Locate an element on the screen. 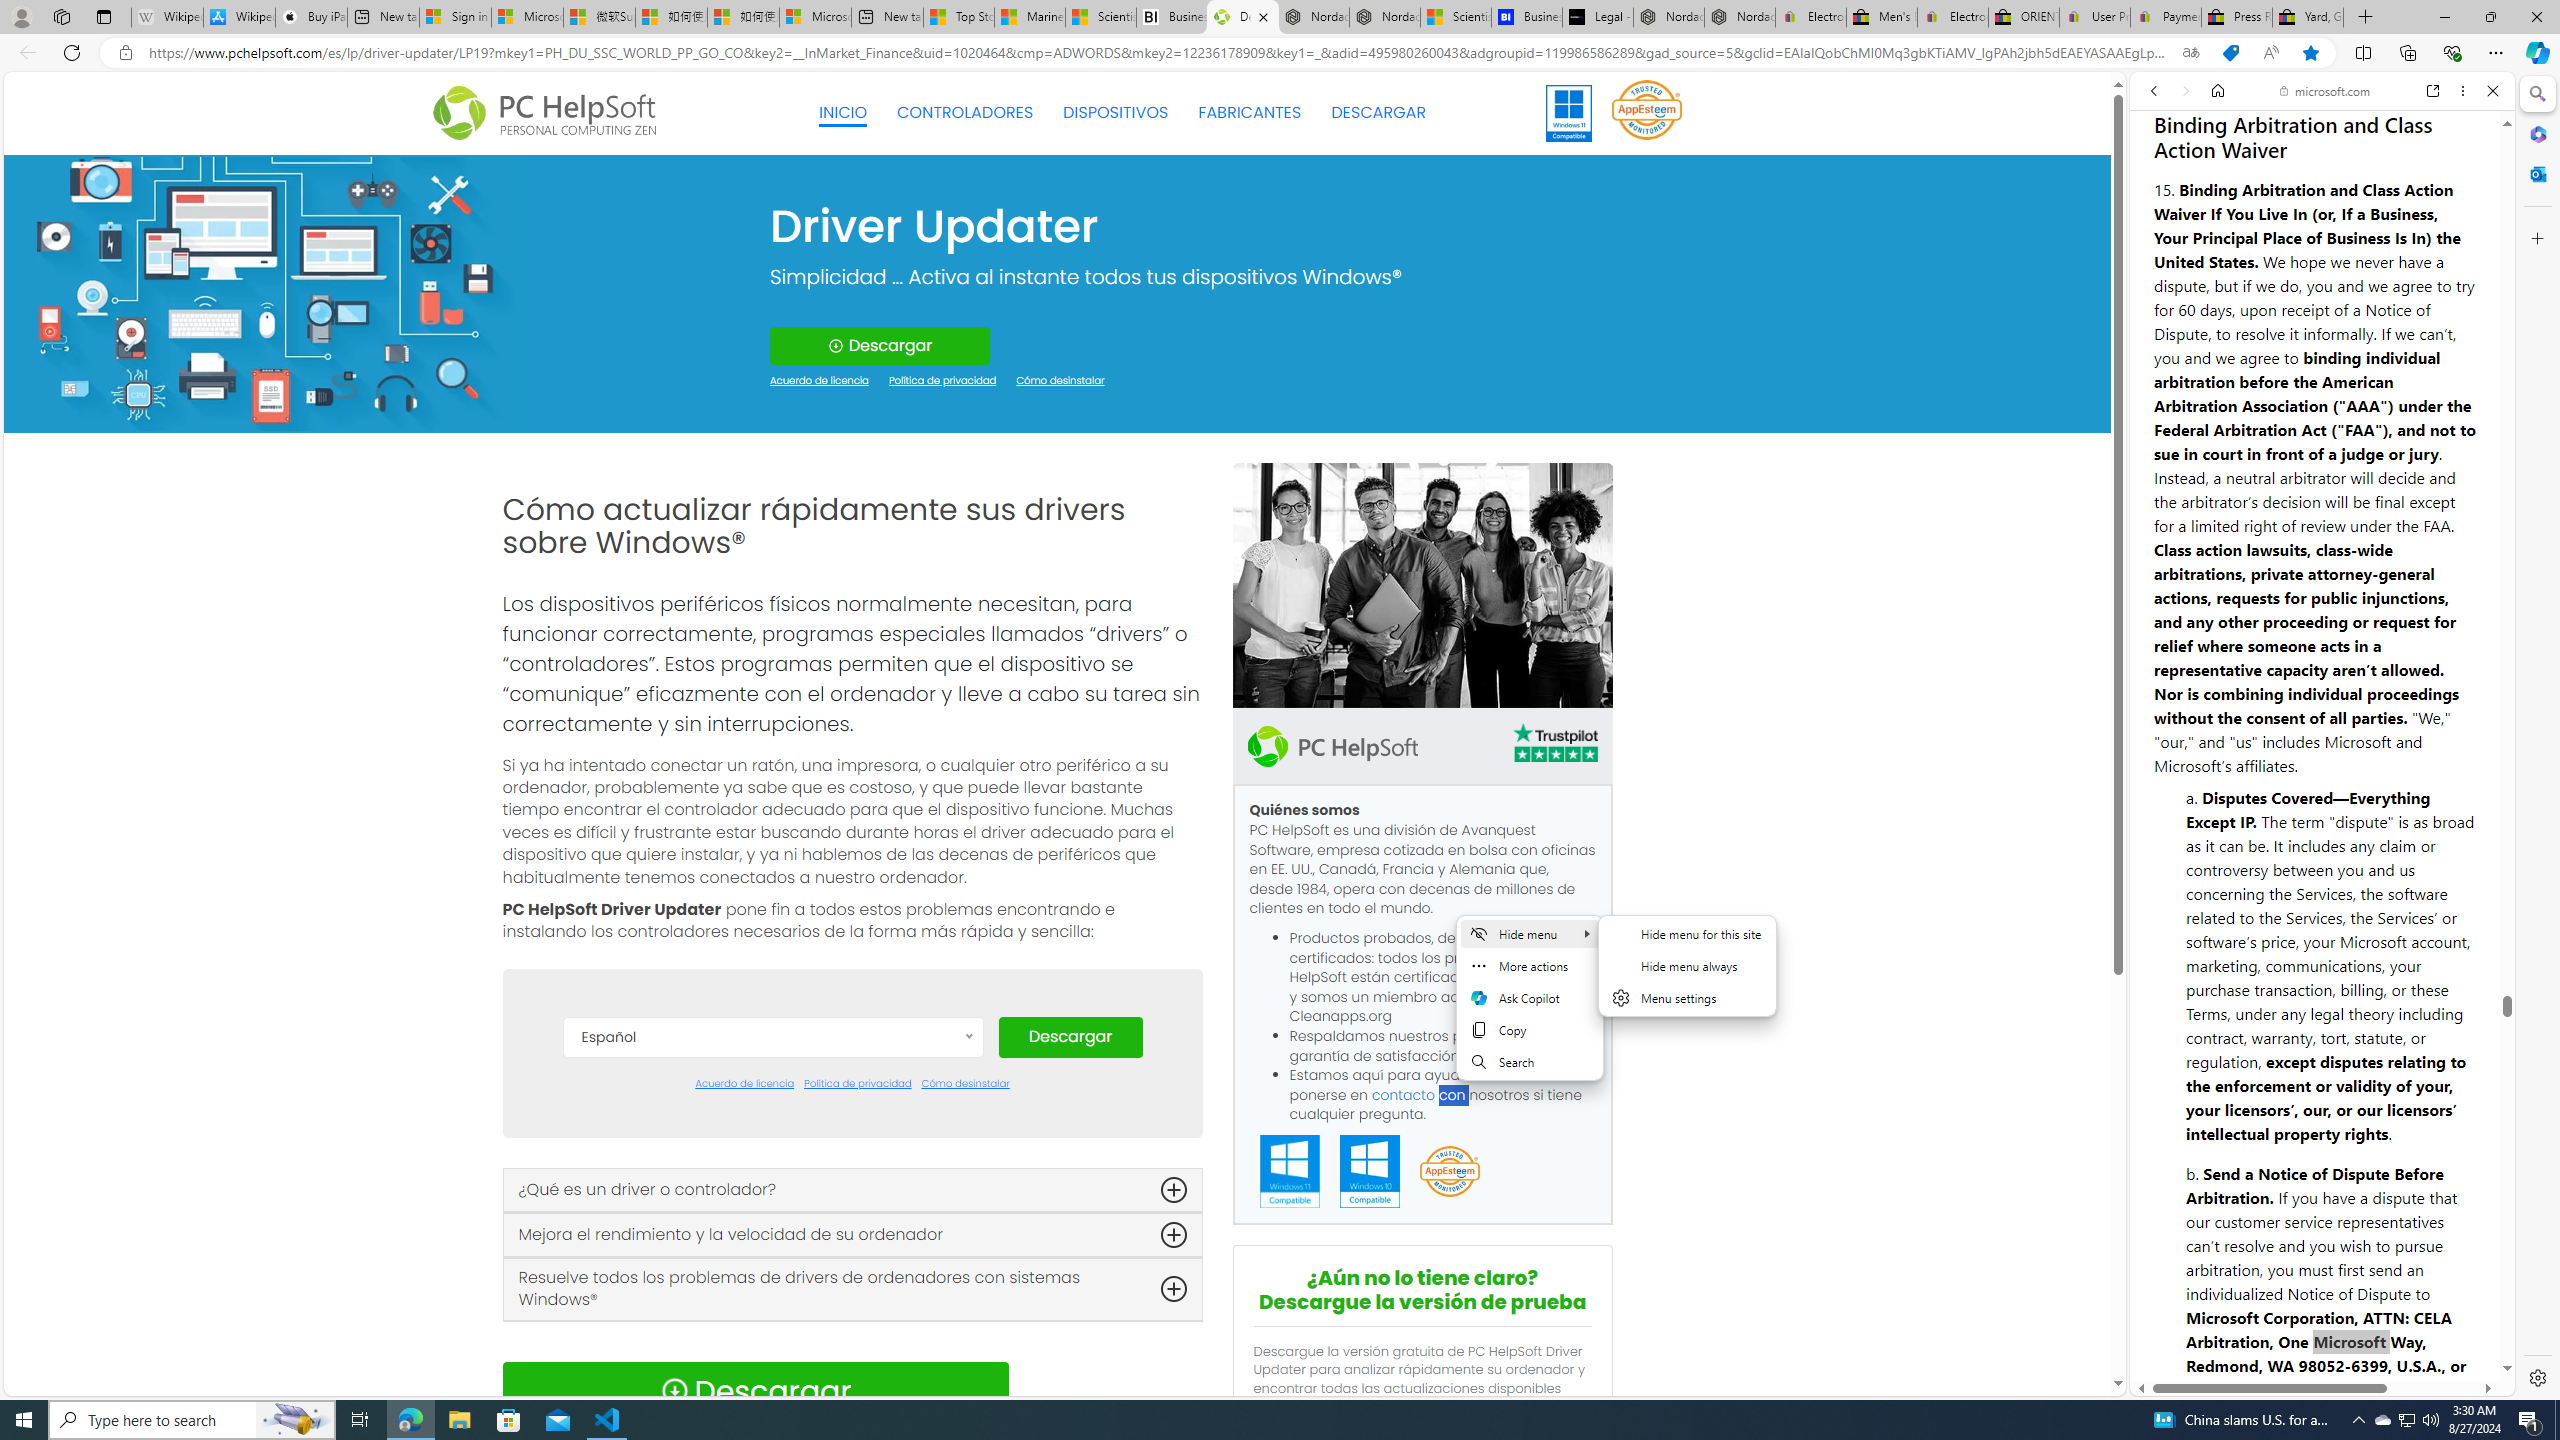 This screenshot has width=2560, height=1440. 'INICIO' is located at coordinates (843, 112).